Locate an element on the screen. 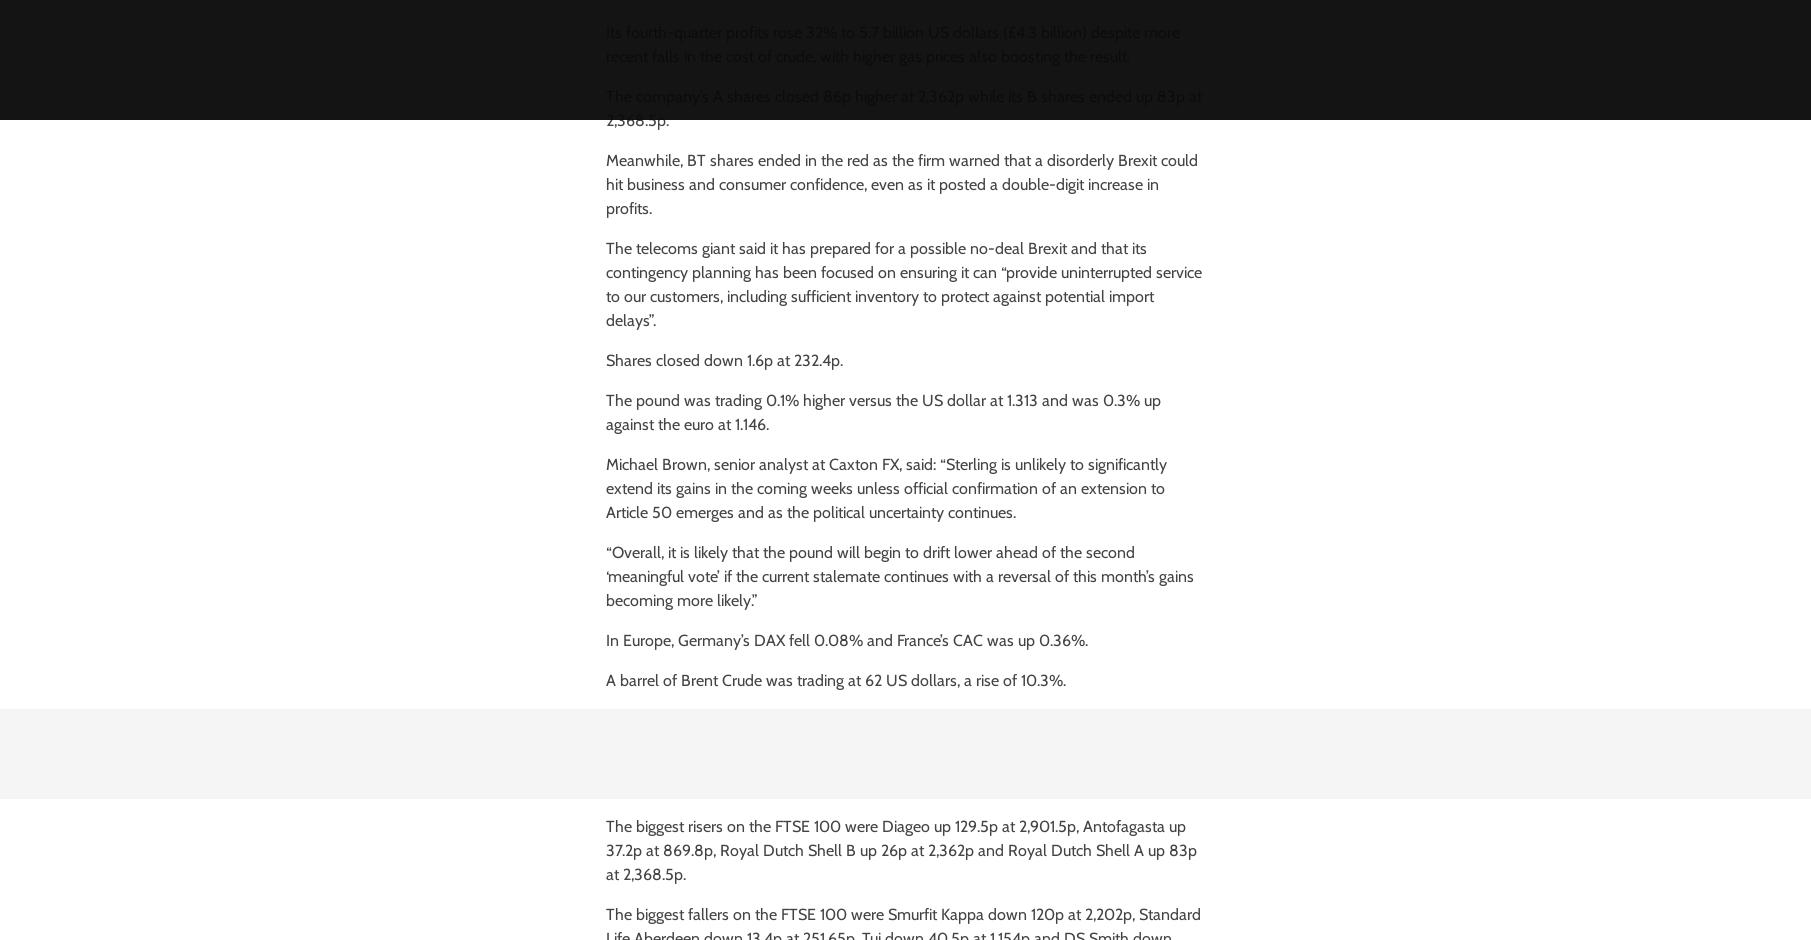 Image resolution: width=1811 pixels, height=940 pixels. 'Meanwhile, BT shares ended in the red as the firm warned that a disorderly Brexit could hit business and consumer confidence, even as it posted a double-digit increase in profits.' is located at coordinates (900, 184).